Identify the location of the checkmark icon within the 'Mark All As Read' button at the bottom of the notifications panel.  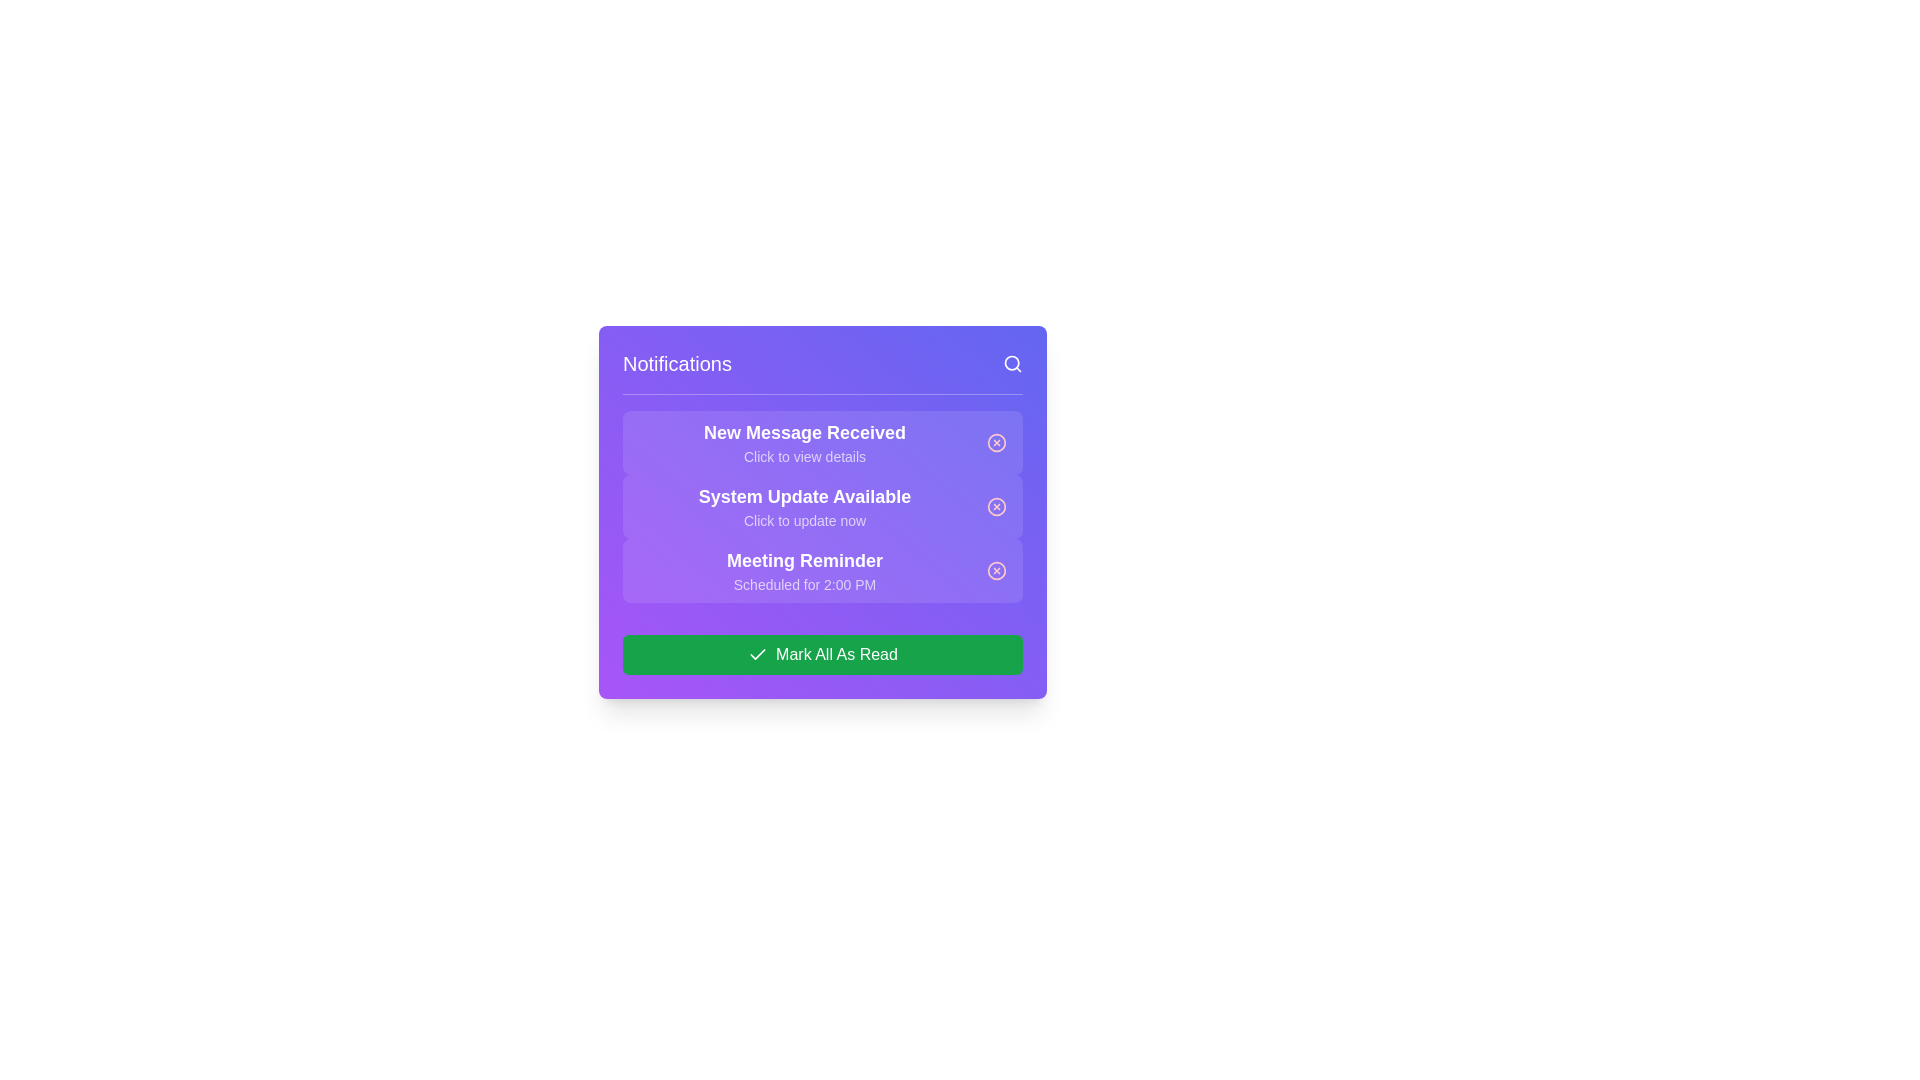
(757, 654).